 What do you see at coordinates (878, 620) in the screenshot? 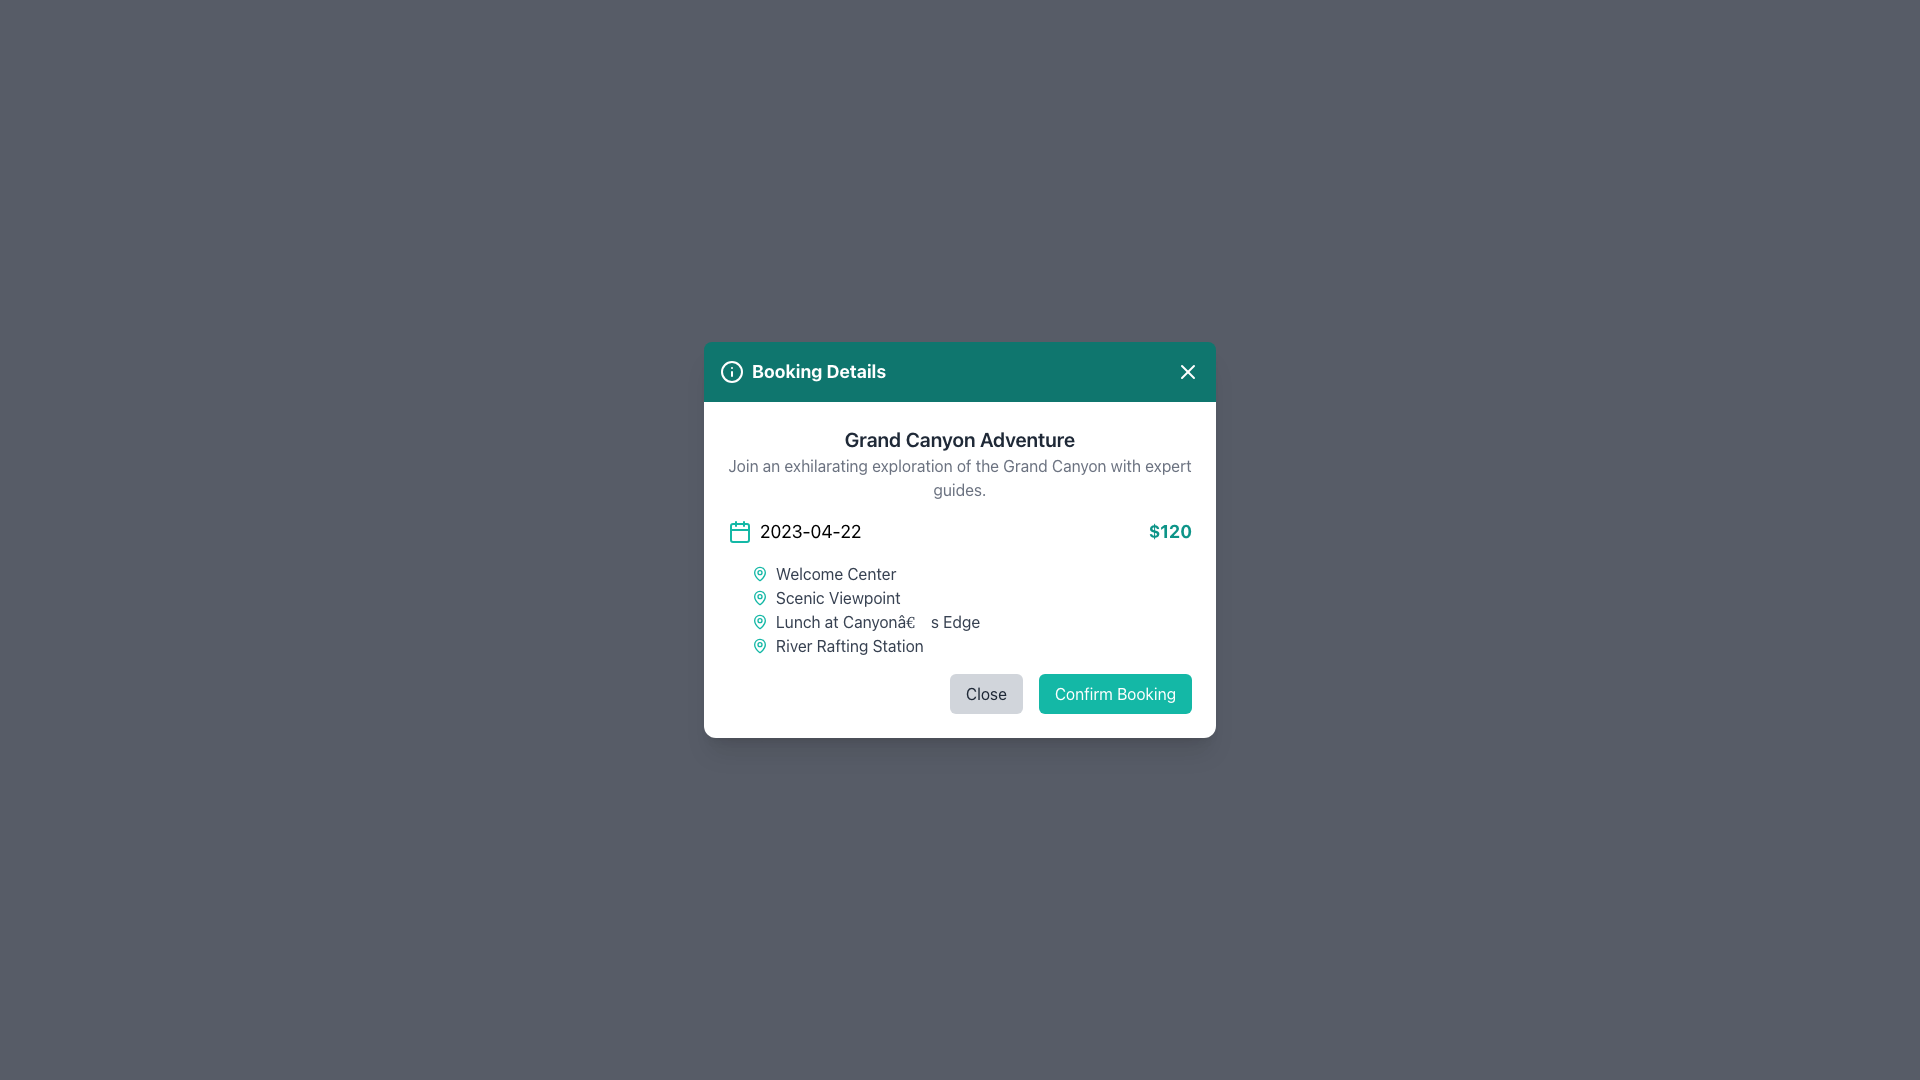
I see `the text label 'Lunch at Canyon’s Edge', which is the third item in a vertical list of text labels, positioned slightly to the right of a map pin icon` at bounding box center [878, 620].